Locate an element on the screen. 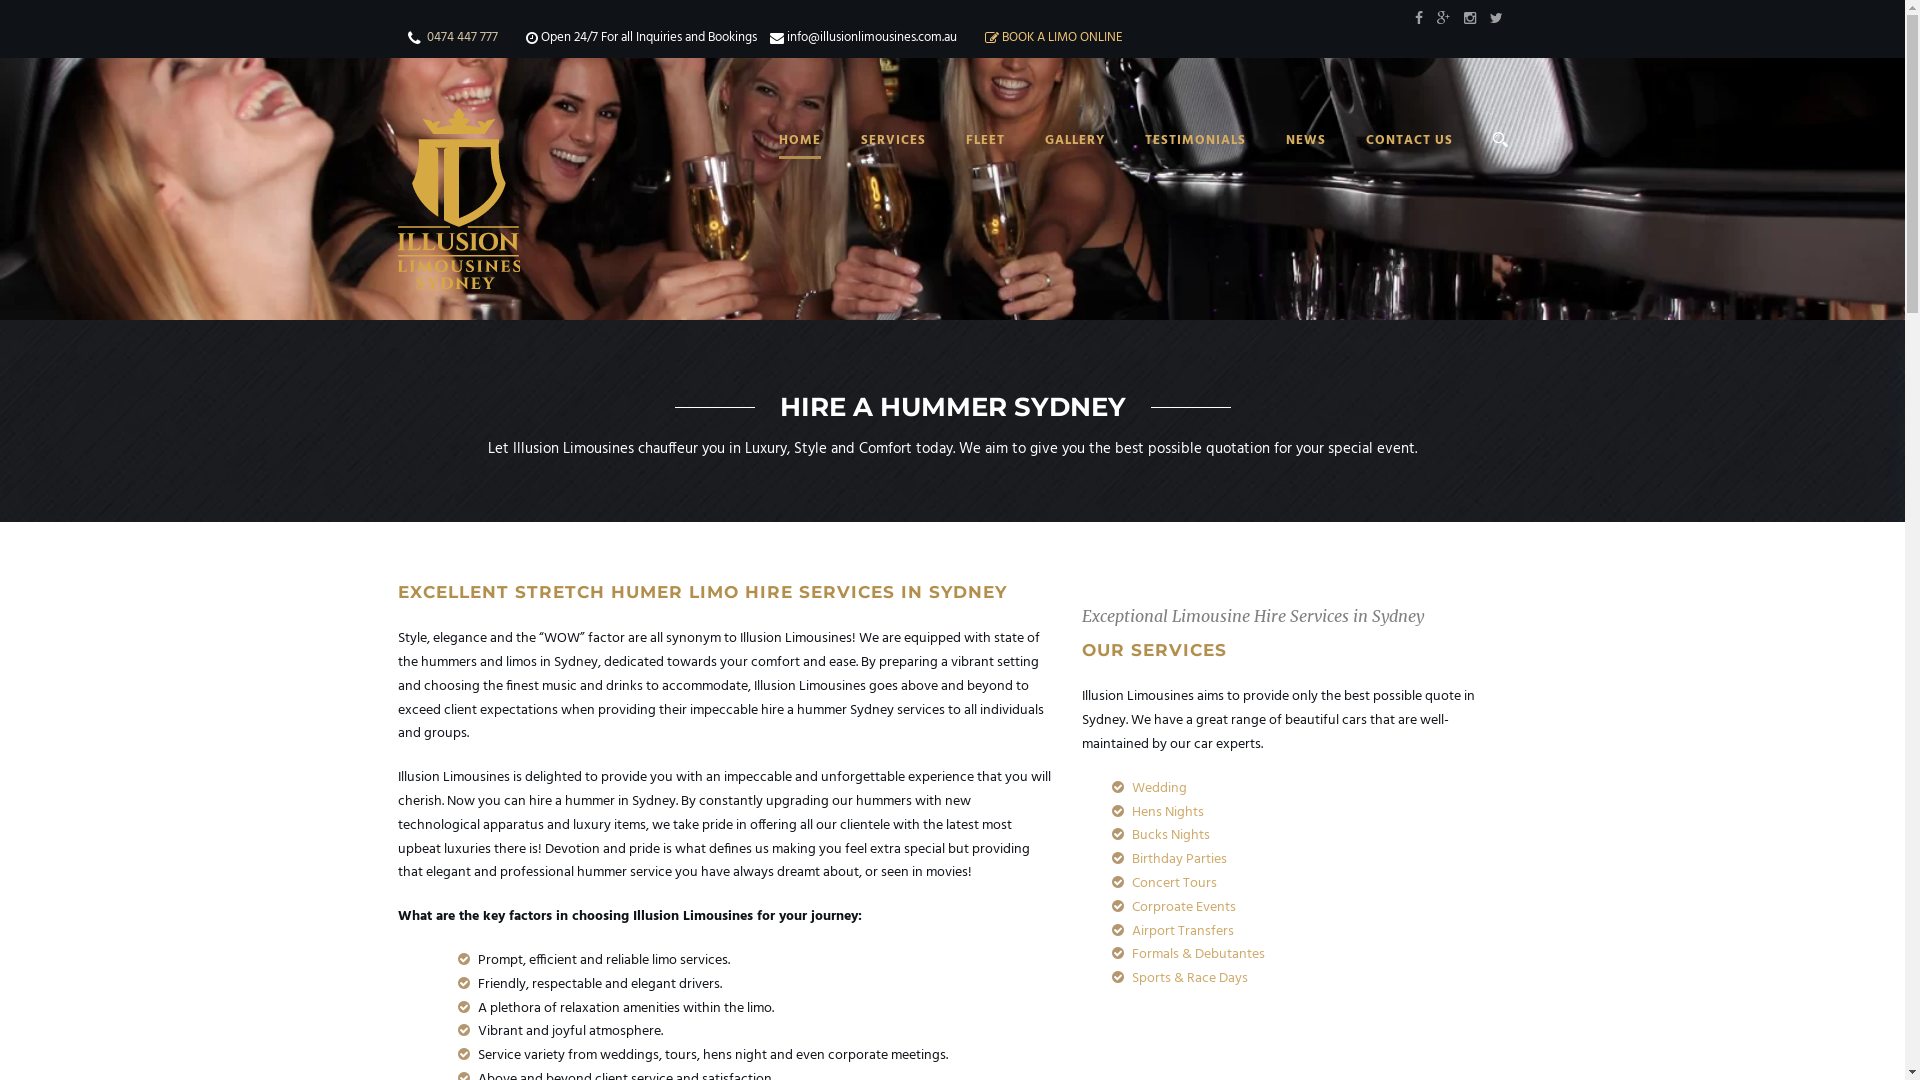 This screenshot has height=1080, width=1920. 'TESTIMONIALS' is located at coordinates (1174, 162).